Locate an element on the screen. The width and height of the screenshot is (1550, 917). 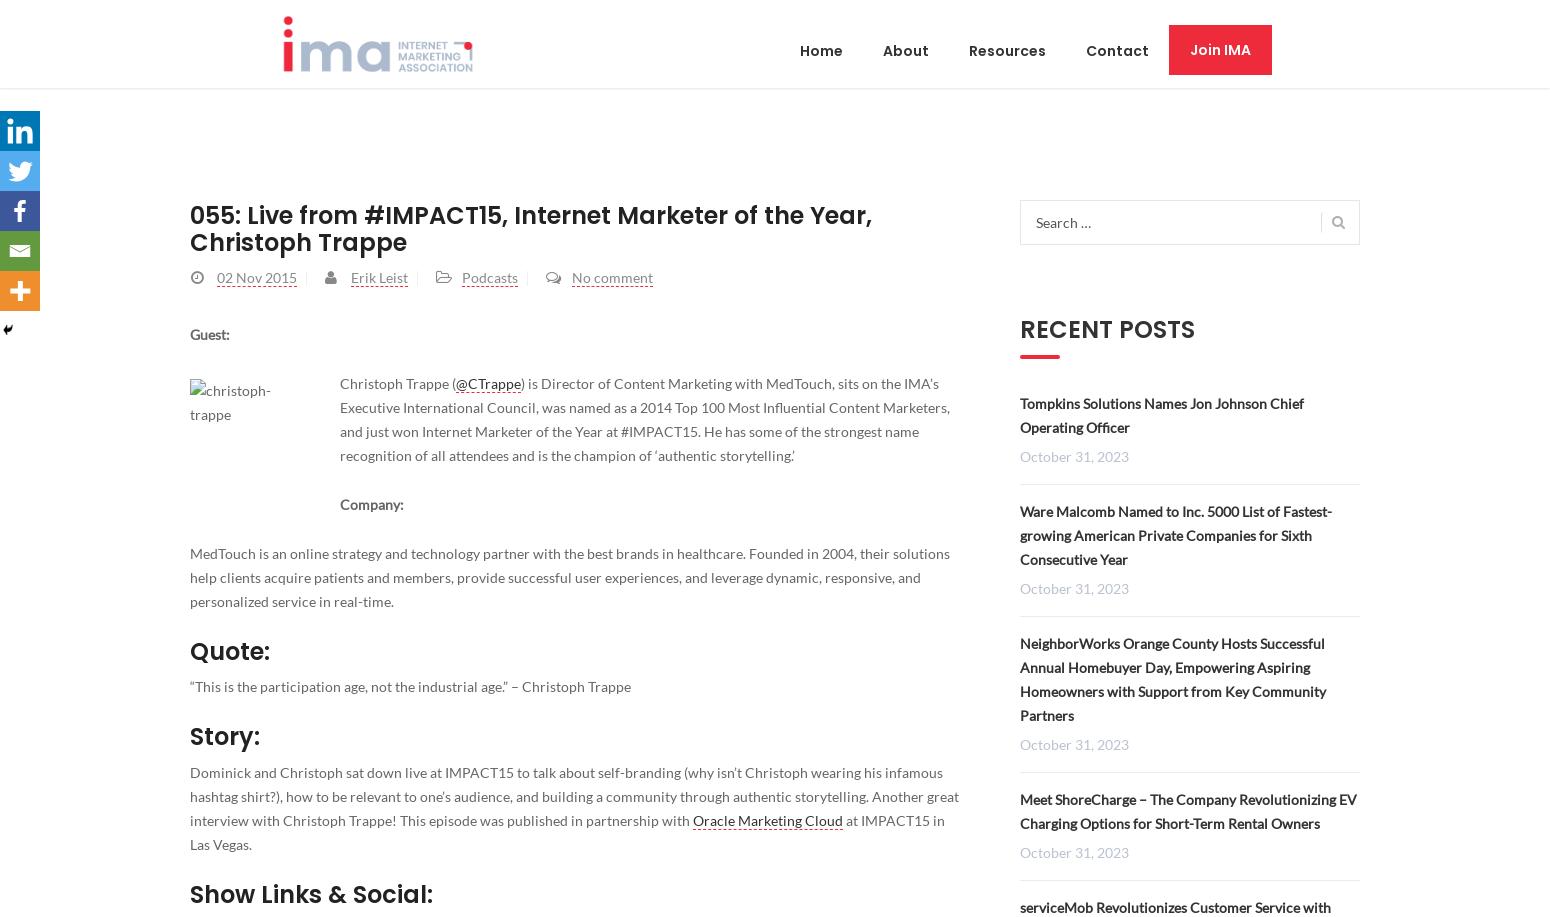
'Resources' is located at coordinates (1006, 50).